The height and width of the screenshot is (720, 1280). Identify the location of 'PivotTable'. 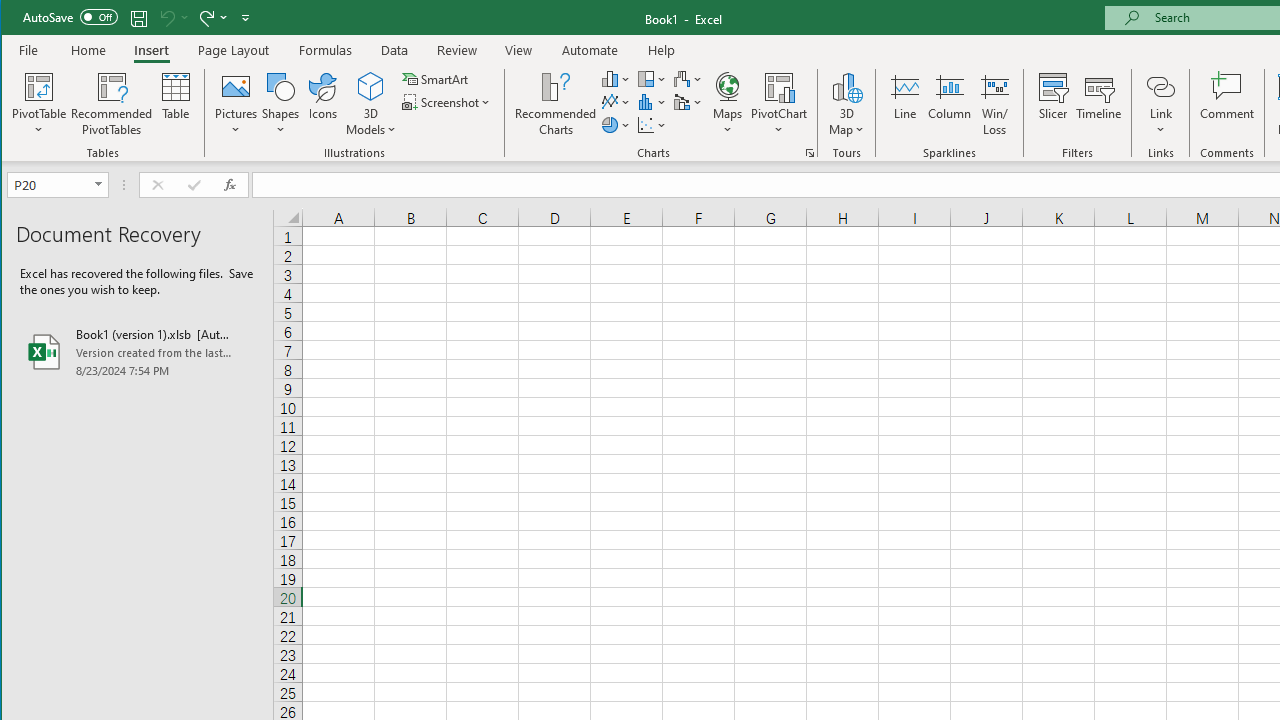
(39, 85).